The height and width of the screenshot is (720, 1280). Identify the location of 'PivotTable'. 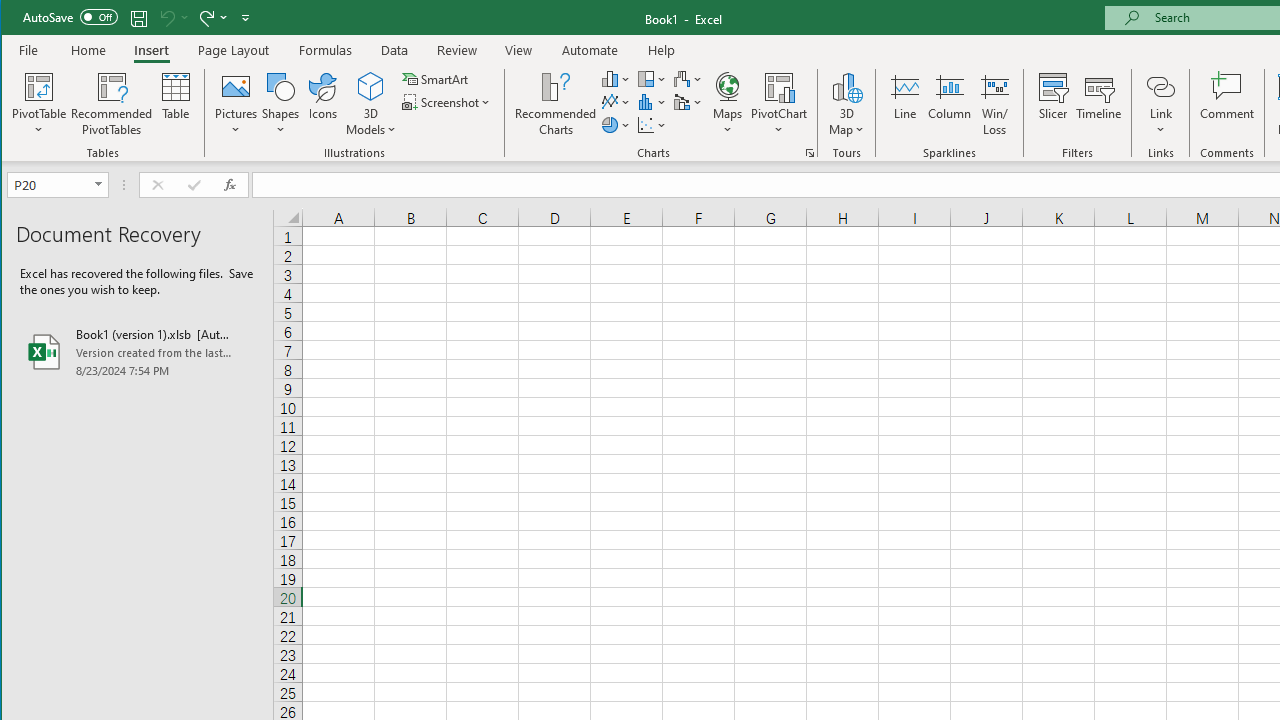
(39, 85).